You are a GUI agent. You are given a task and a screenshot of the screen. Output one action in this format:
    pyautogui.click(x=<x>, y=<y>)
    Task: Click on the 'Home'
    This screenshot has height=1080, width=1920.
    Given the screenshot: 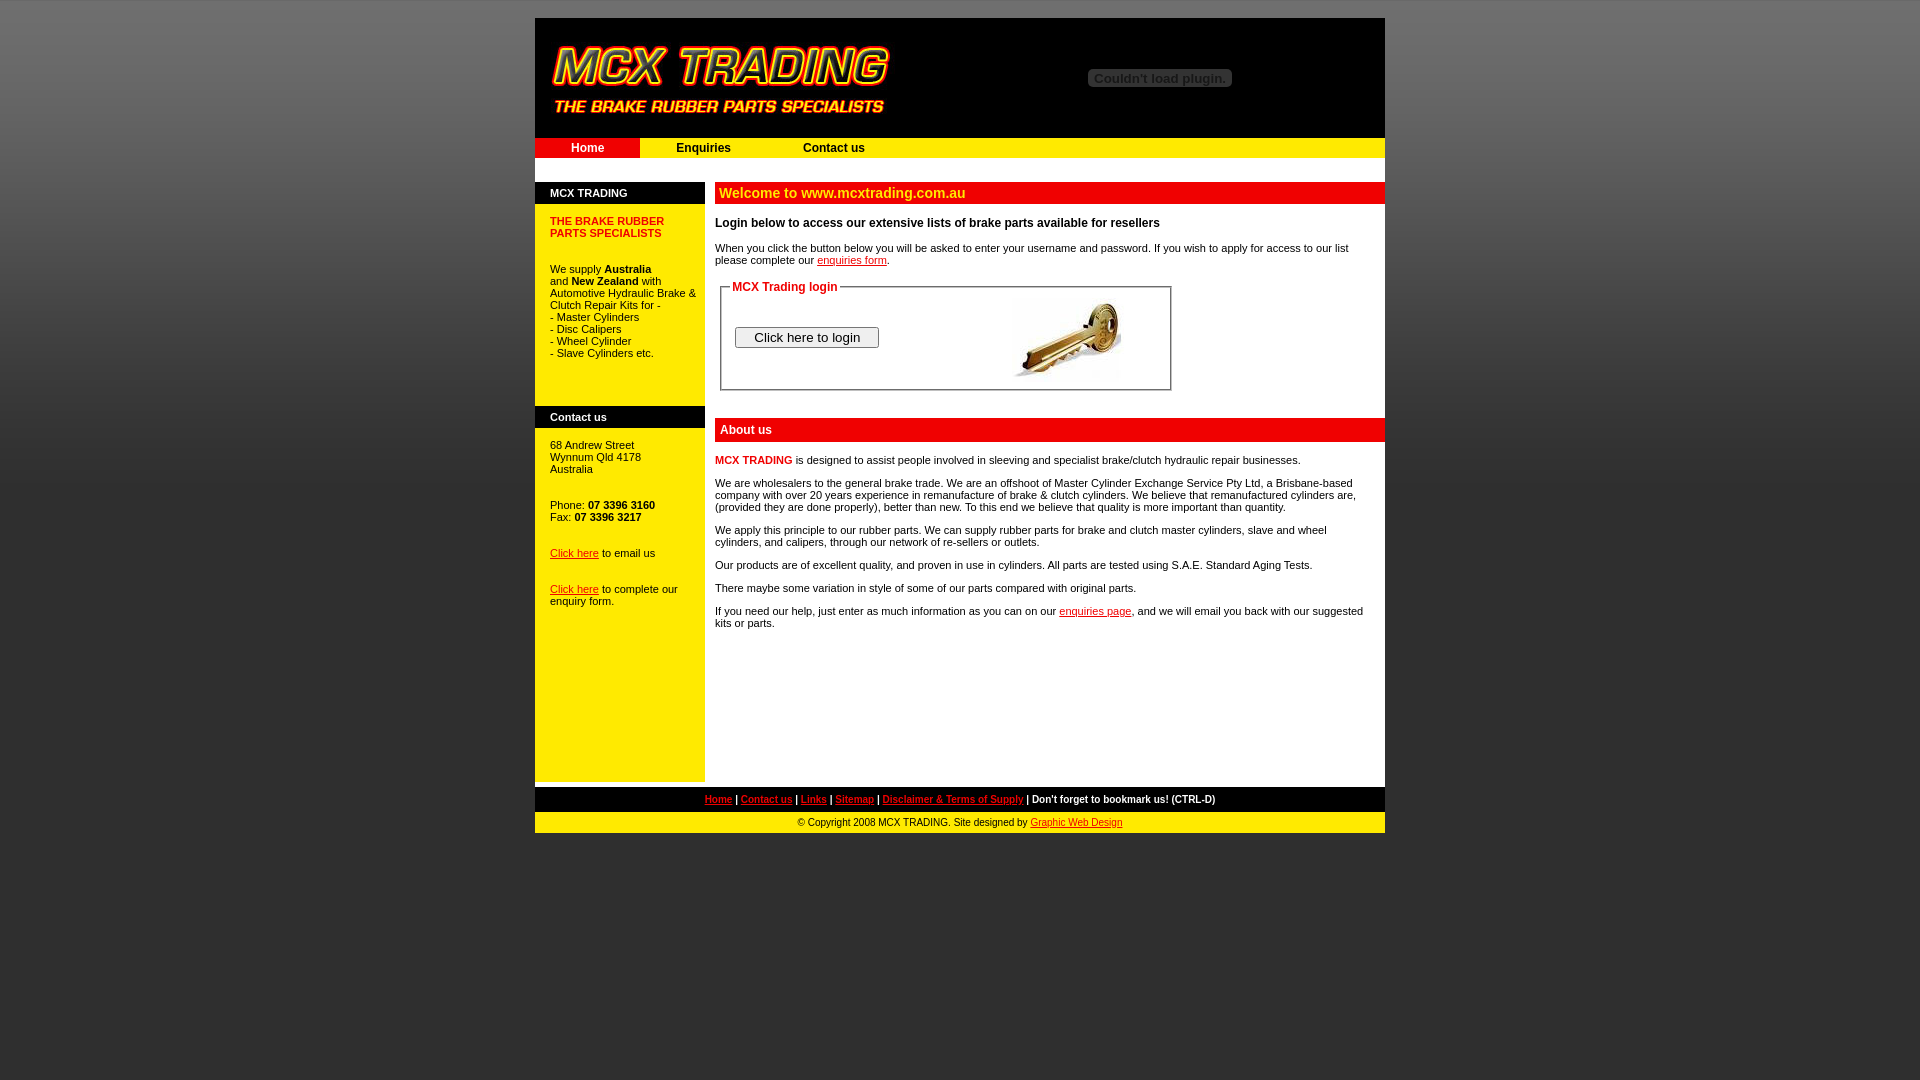 What is the action you would take?
    pyautogui.click(x=534, y=146)
    